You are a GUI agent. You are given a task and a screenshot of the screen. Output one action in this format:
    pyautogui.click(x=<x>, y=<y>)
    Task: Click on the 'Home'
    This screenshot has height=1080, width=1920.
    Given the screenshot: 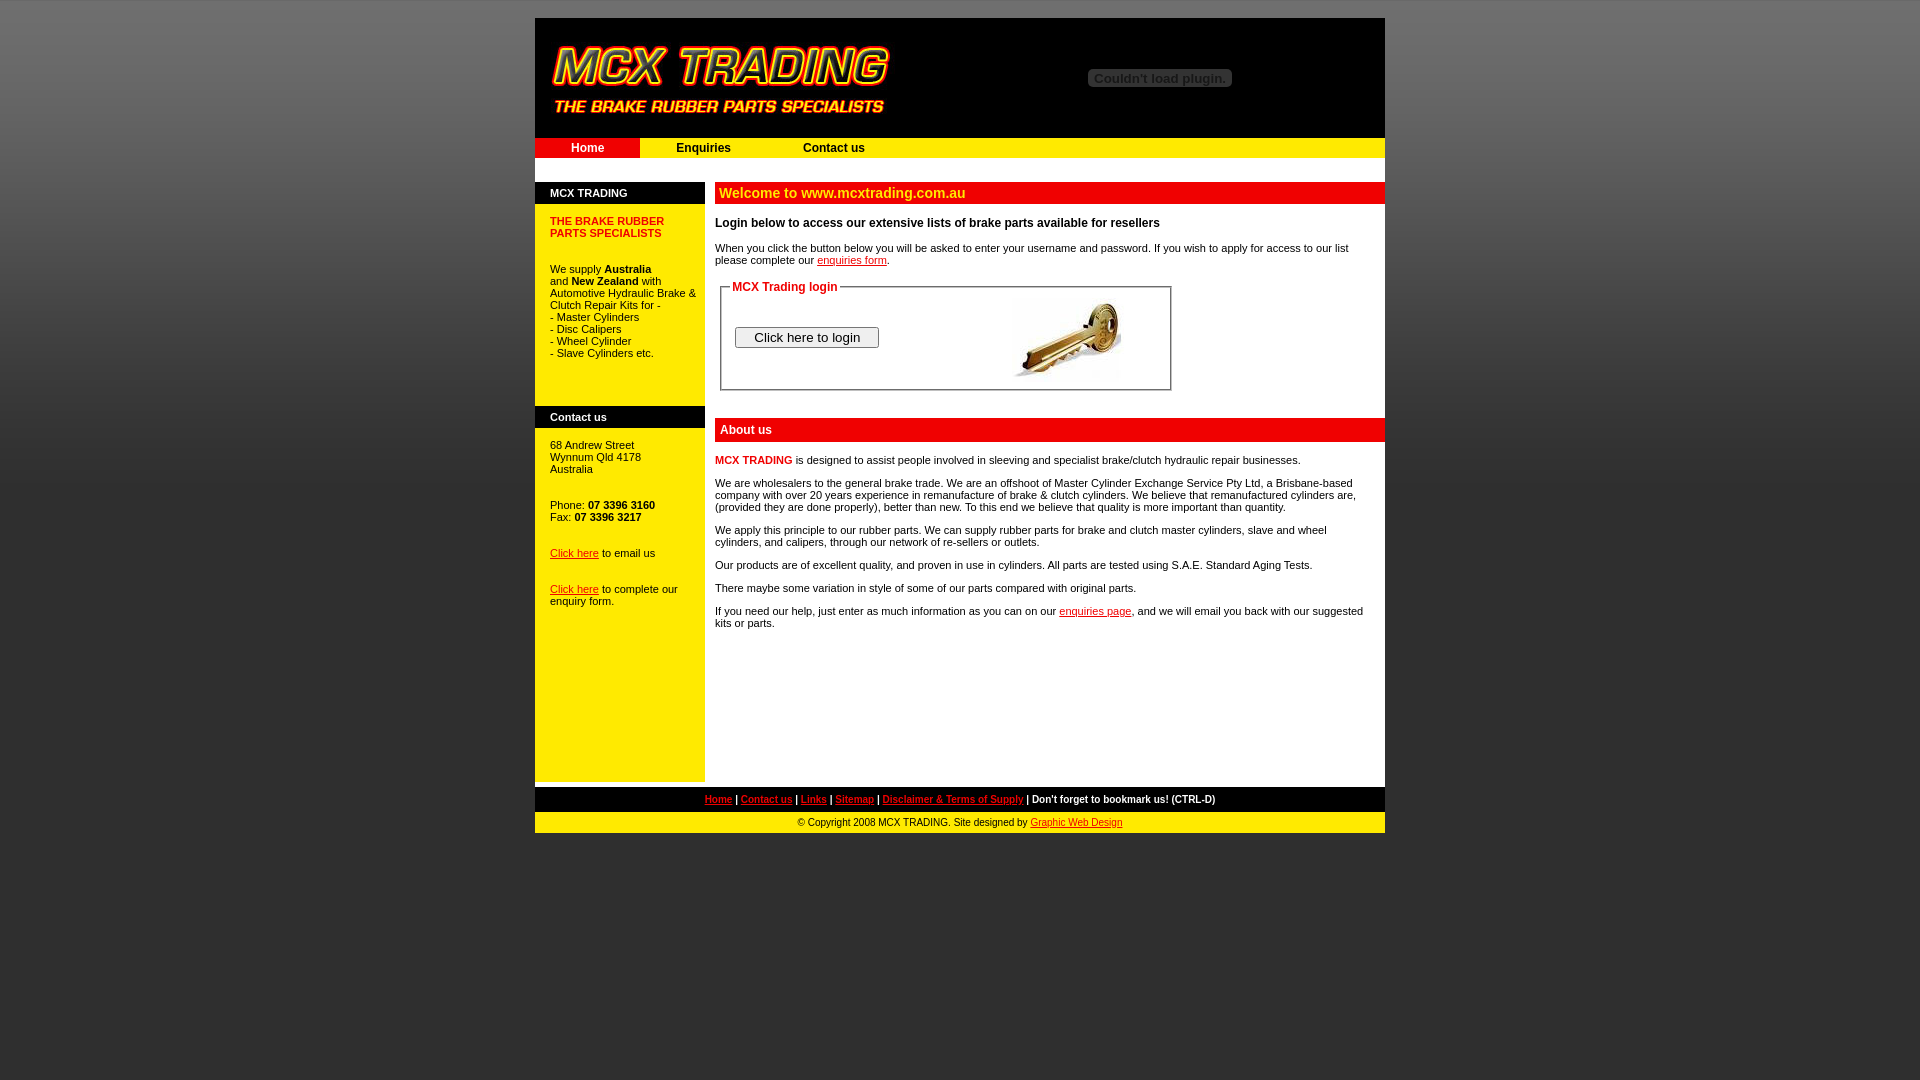 What is the action you would take?
    pyautogui.click(x=534, y=146)
    